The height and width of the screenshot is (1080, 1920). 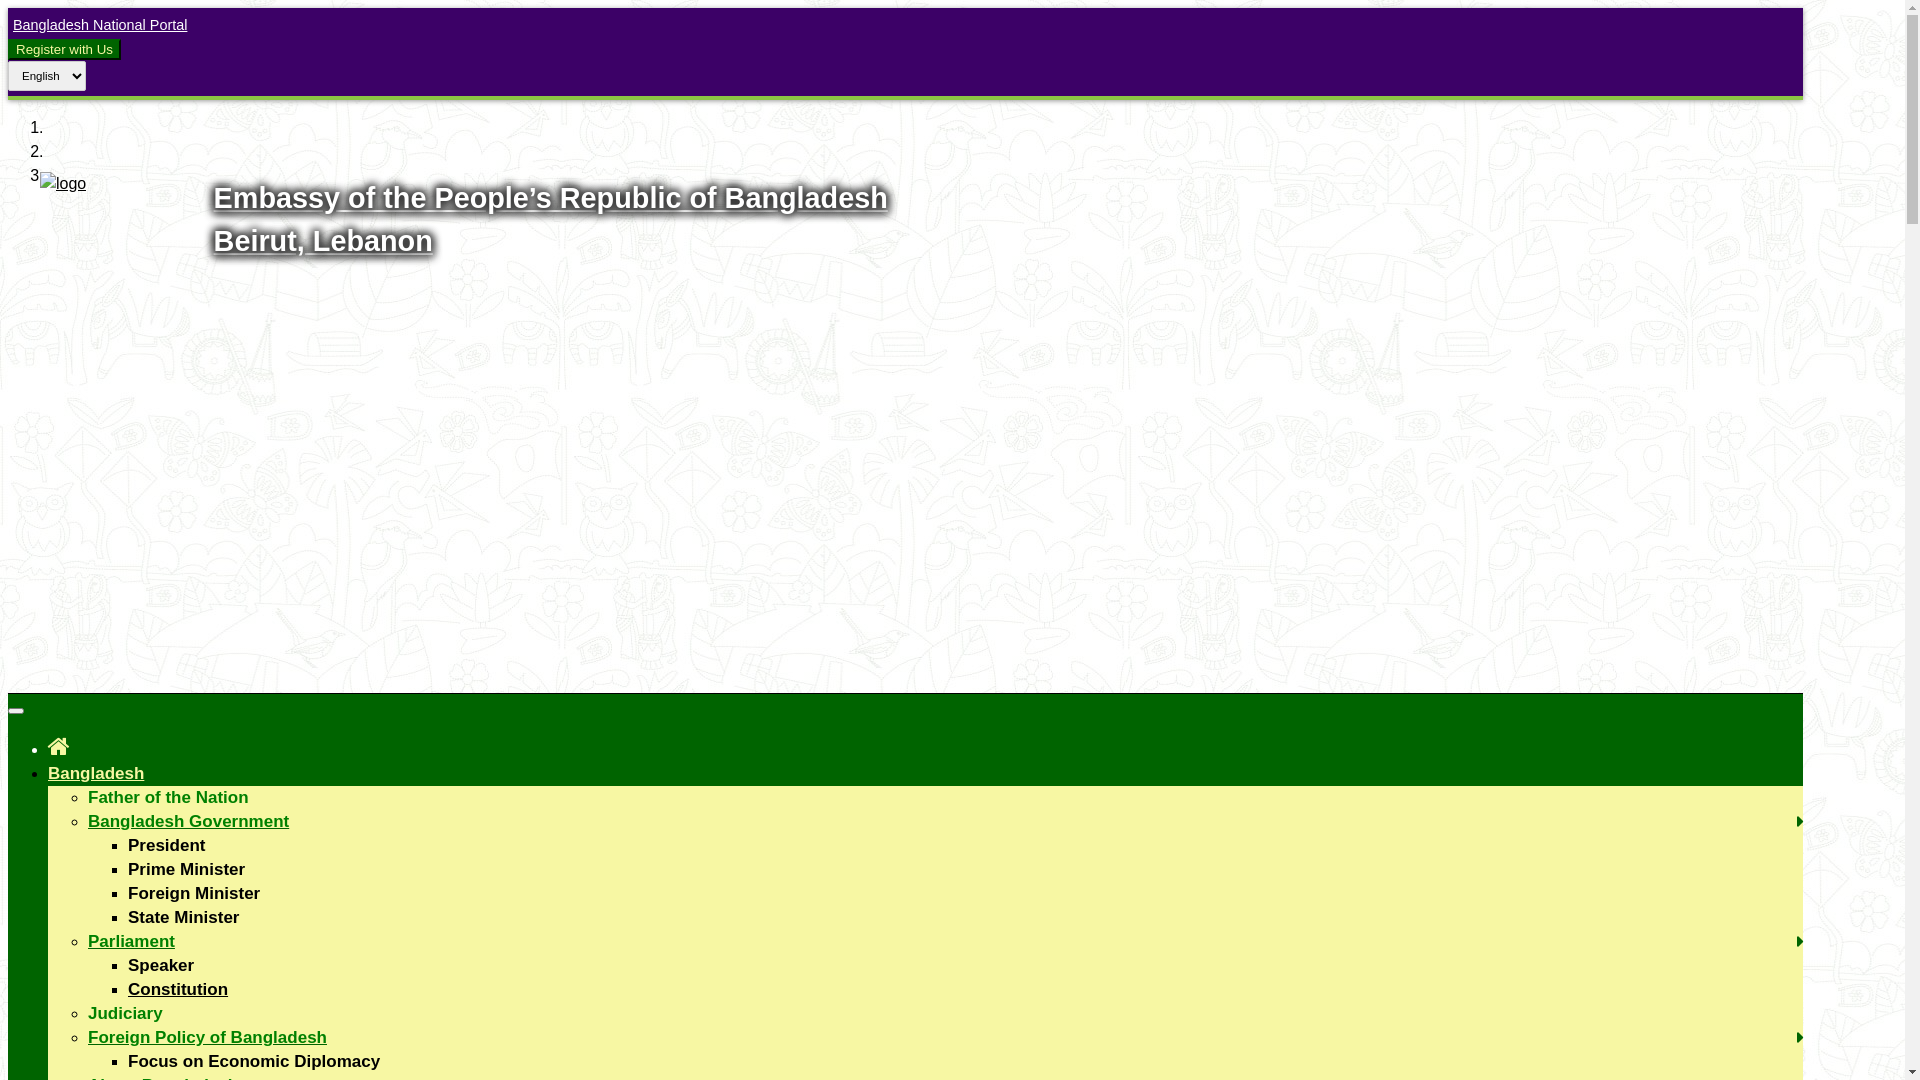 What do you see at coordinates (58, 746) in the screenshot?
I see `'Home'` at bounding box center [58, 746].